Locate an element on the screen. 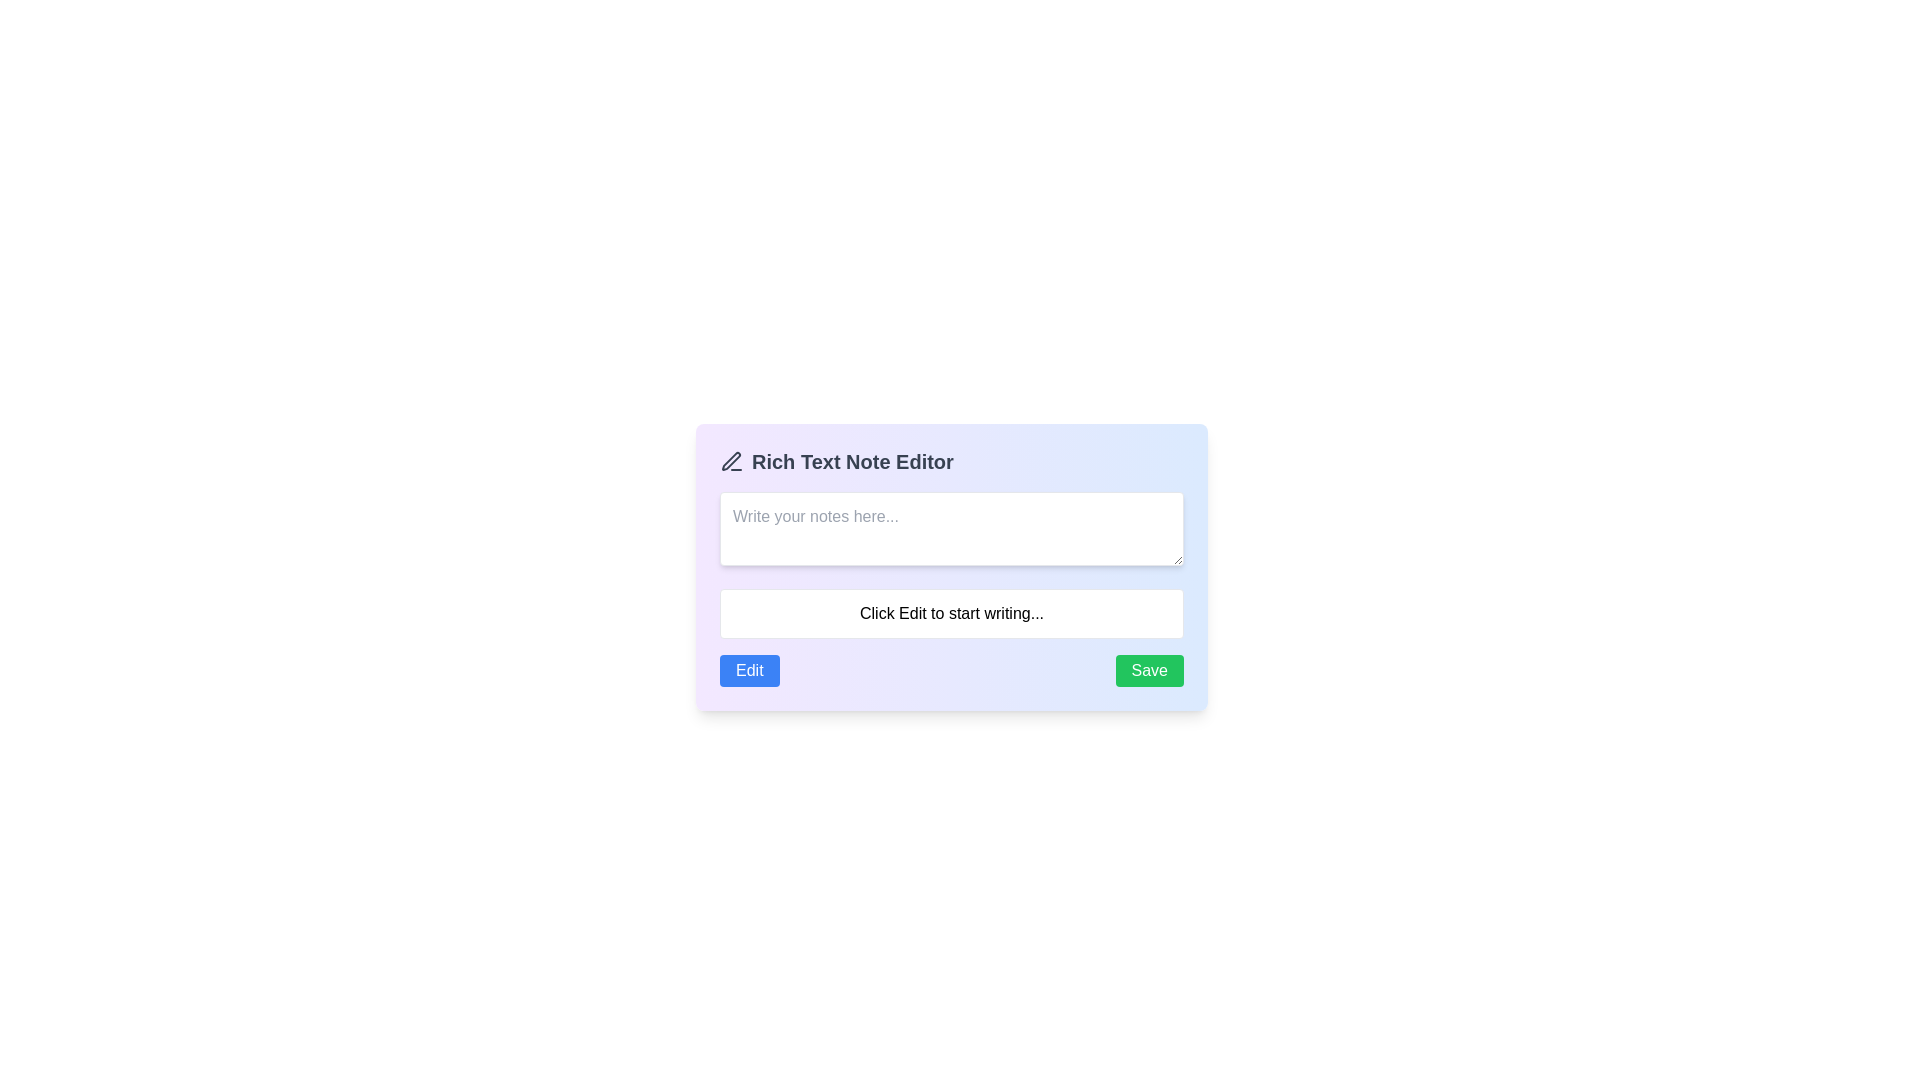 This screenshot has width=1920, height=1080. the text box placeholder message that instructs the user to click the 'Edit' button to begin writing in the editor, located within the 'Rich Text Note Editor' is located at coordinates (950, 612).